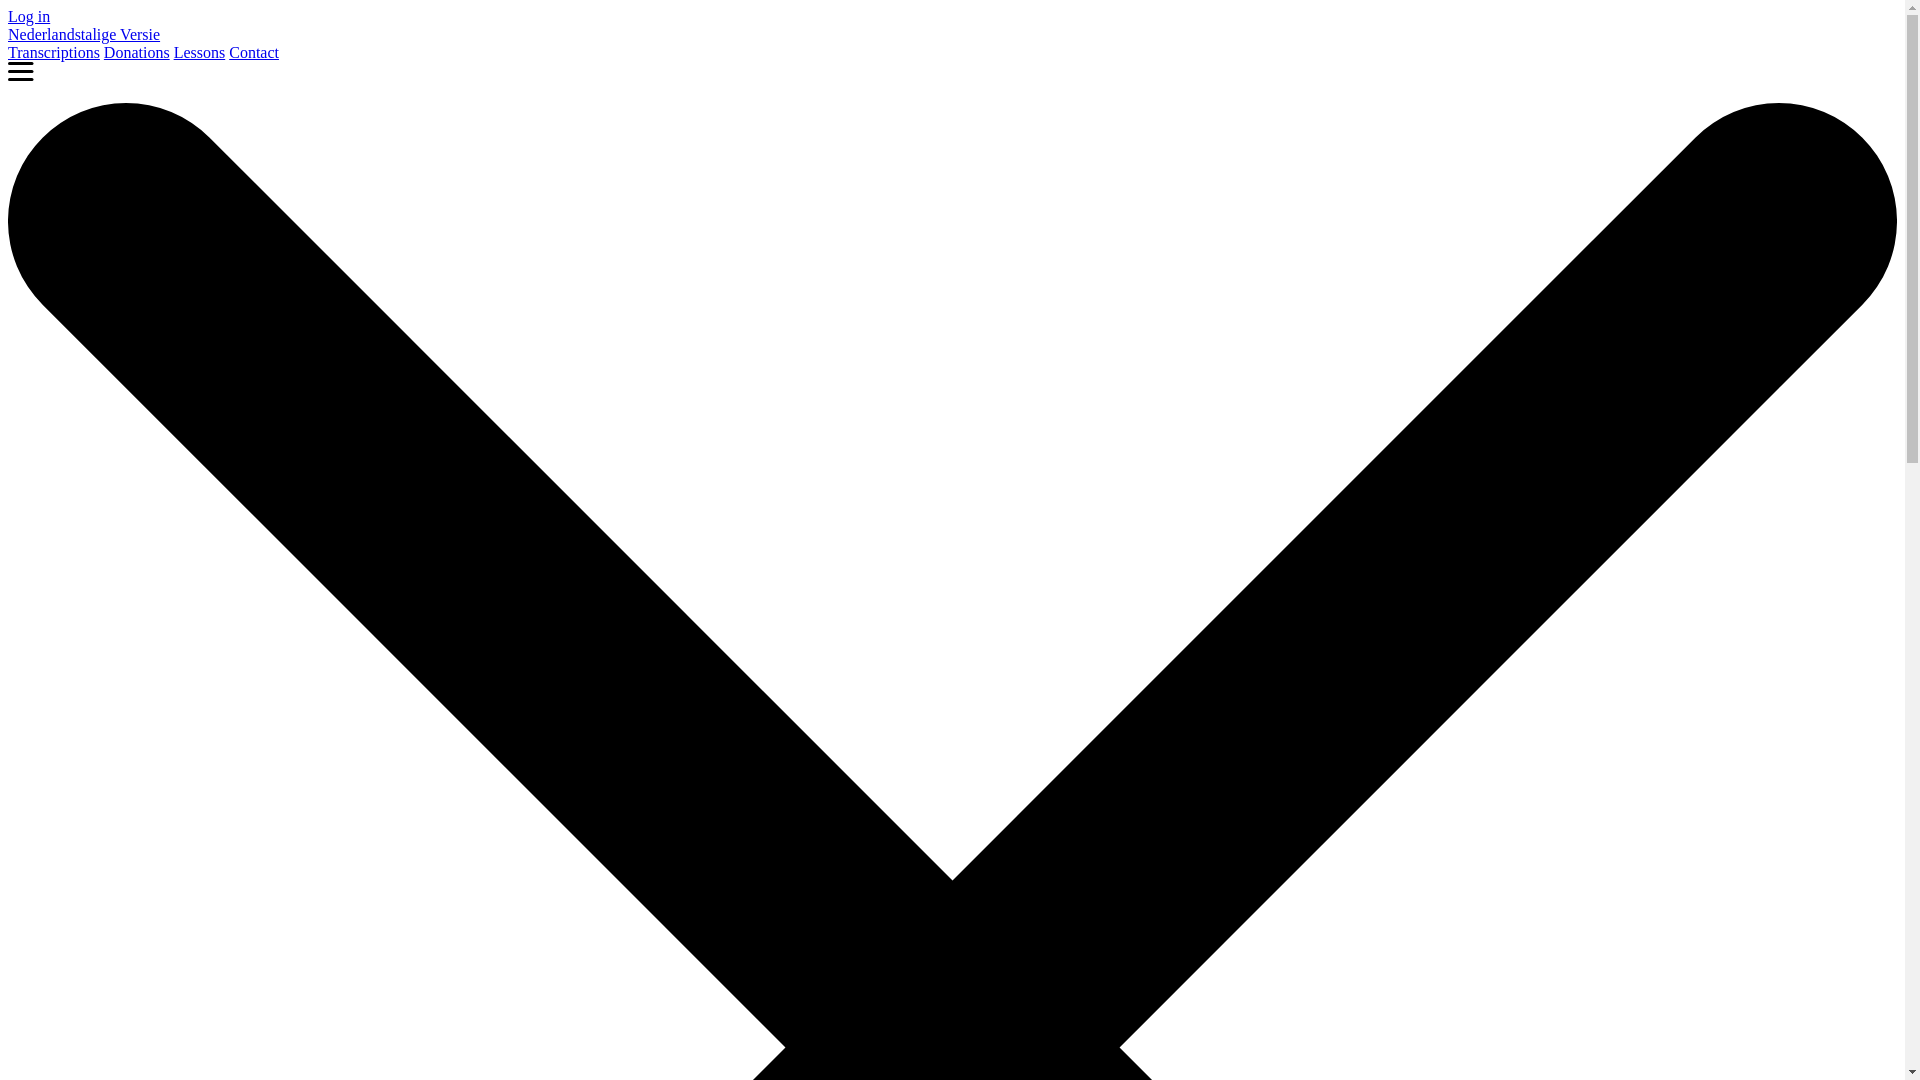 The width and height of the screenshot is (1920, 1080). Describe the element at coordinates (200, 51) in the screenshot. I see `'Lessons'` at that location.